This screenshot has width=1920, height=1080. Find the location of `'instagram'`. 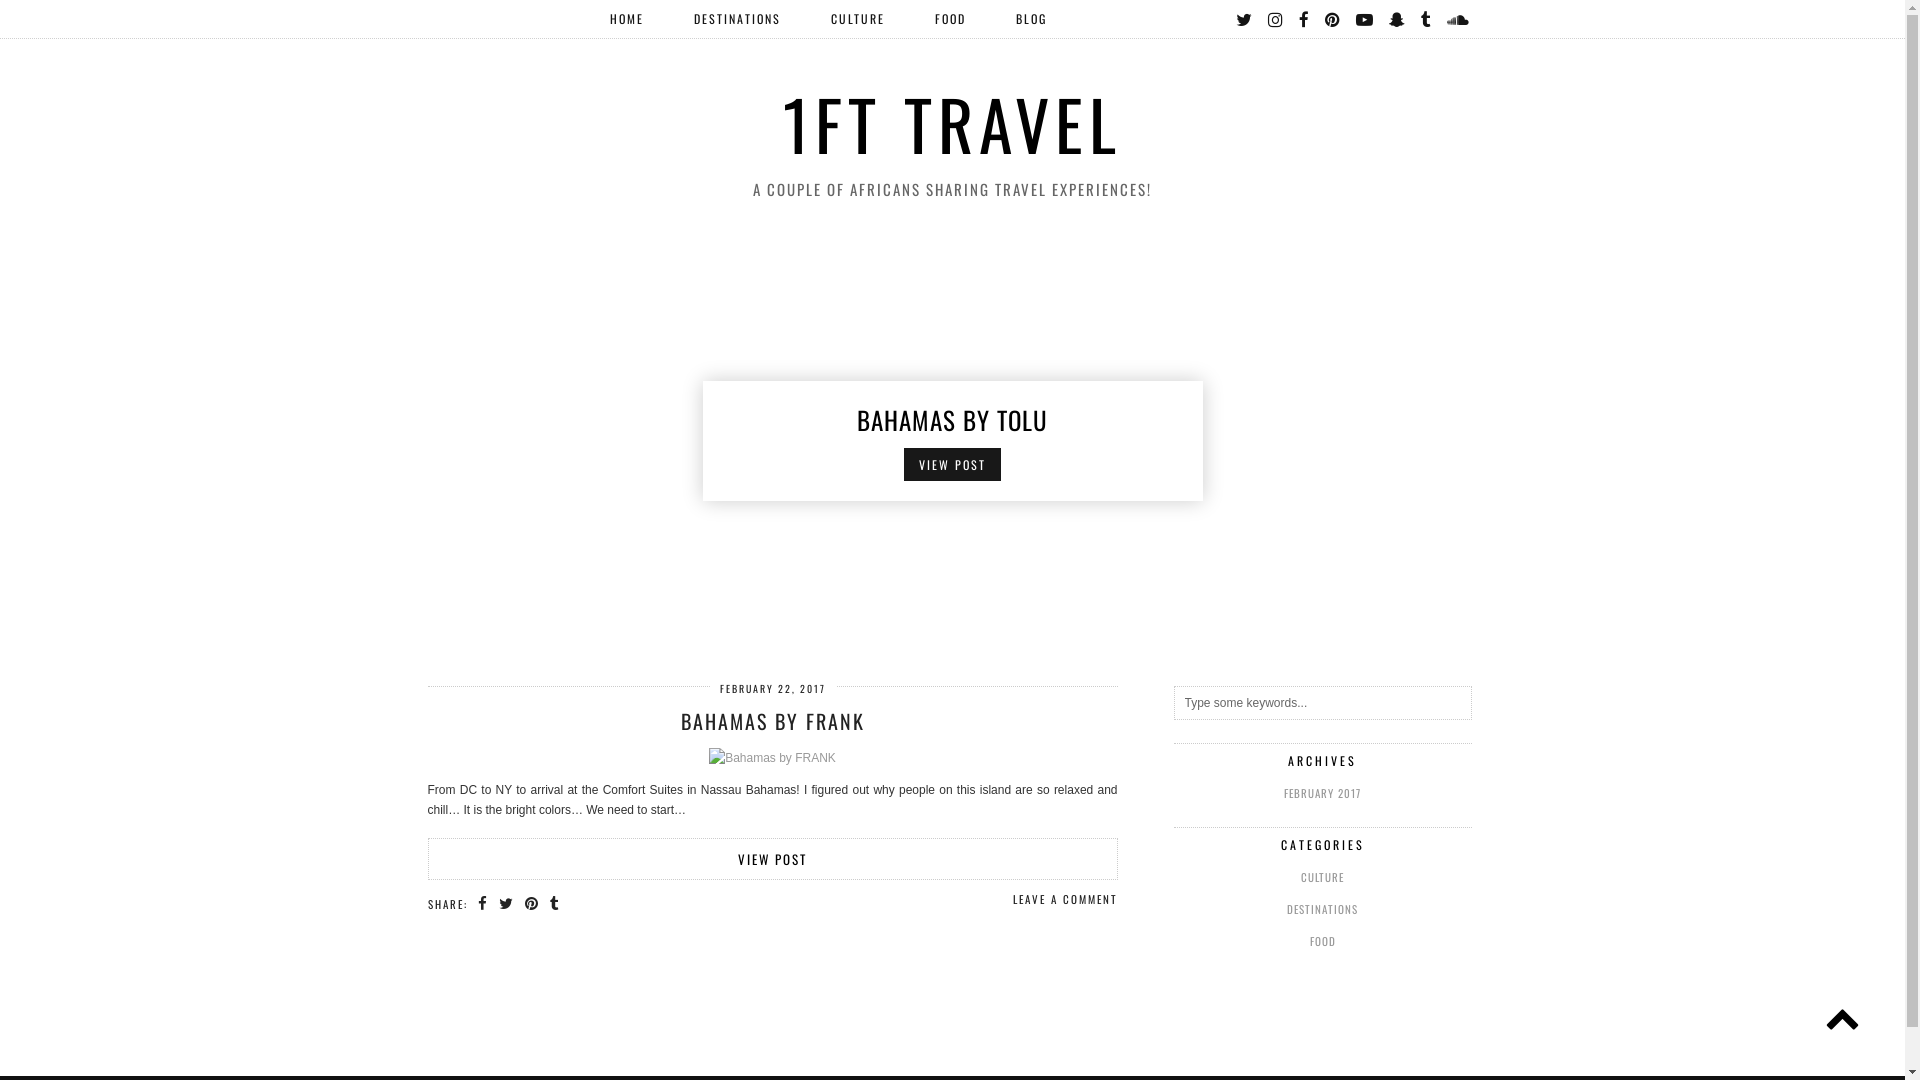

'instagram' is located at coordinates (1275, 19).